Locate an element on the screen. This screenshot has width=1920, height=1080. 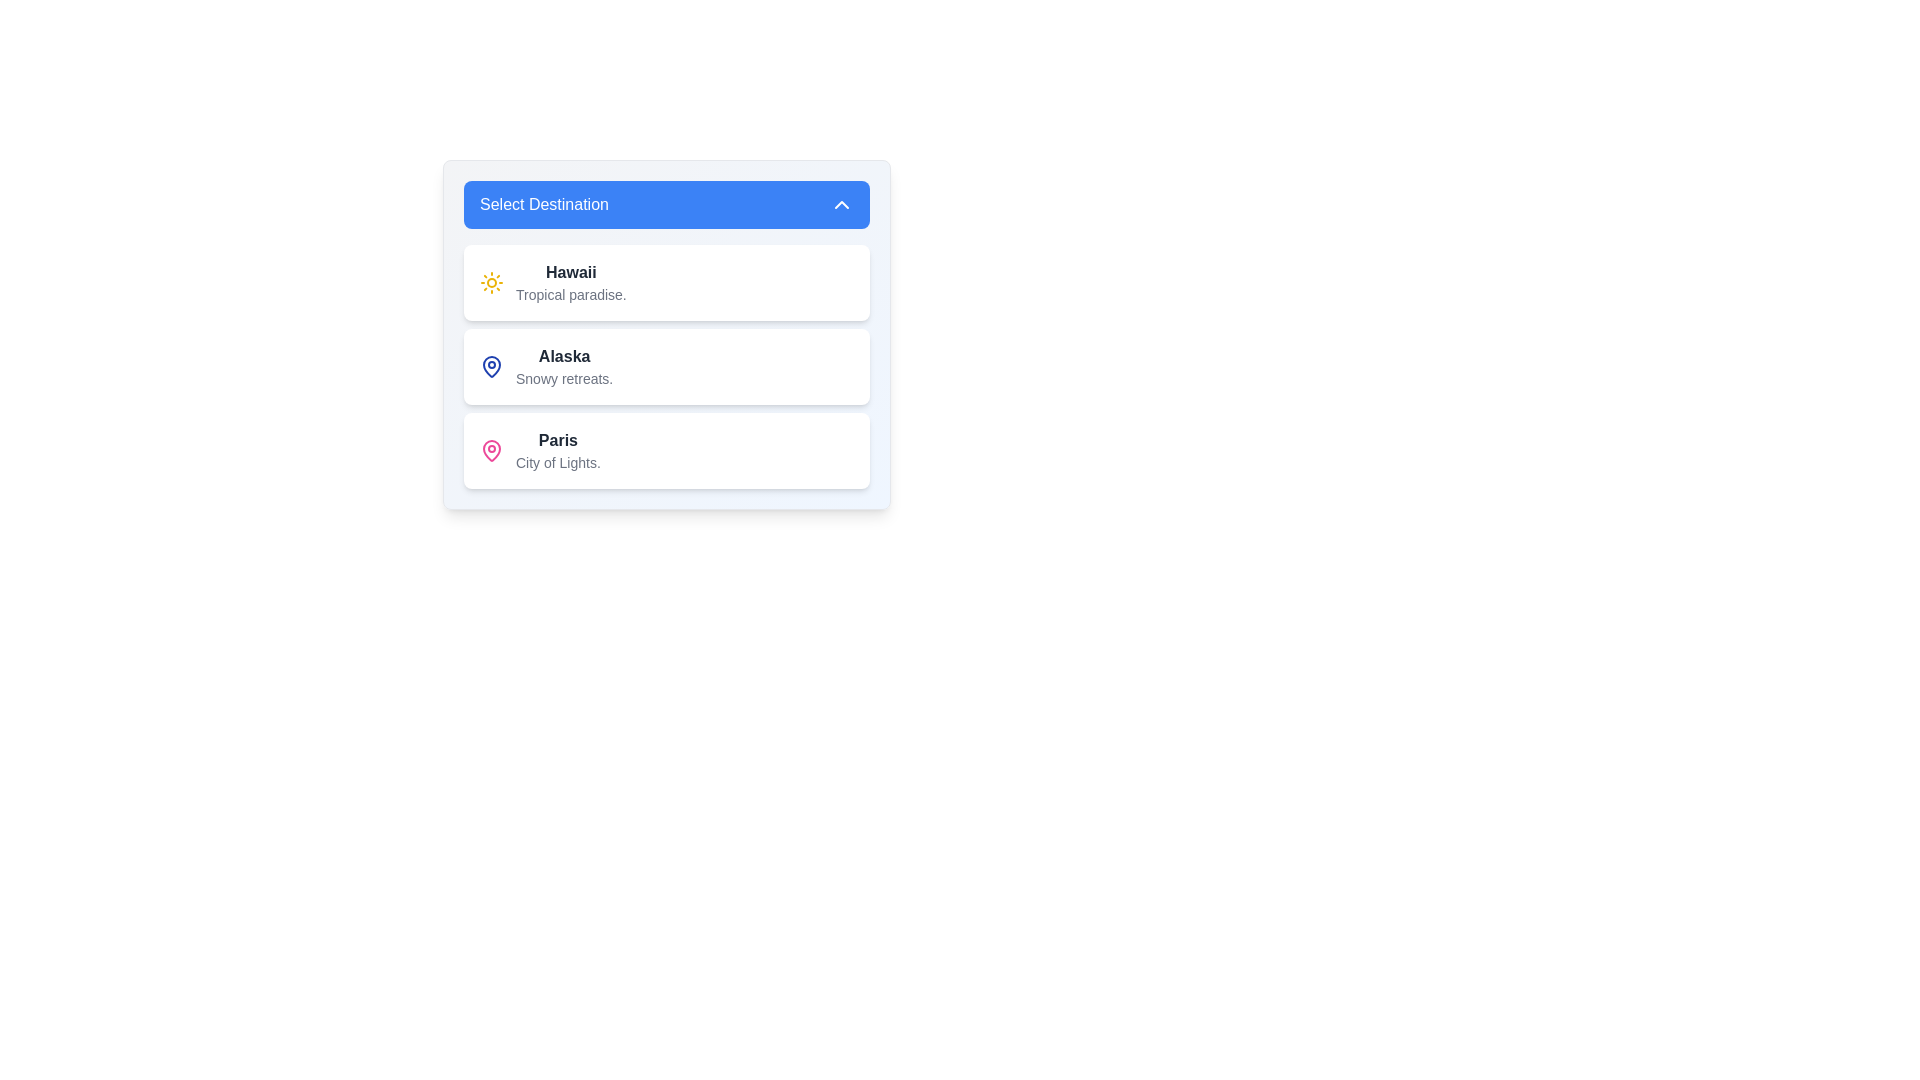
the selection option representing 'Paris, City of Lights.' in the third row of the vertical selection panel is located at coordinates (540, 451).